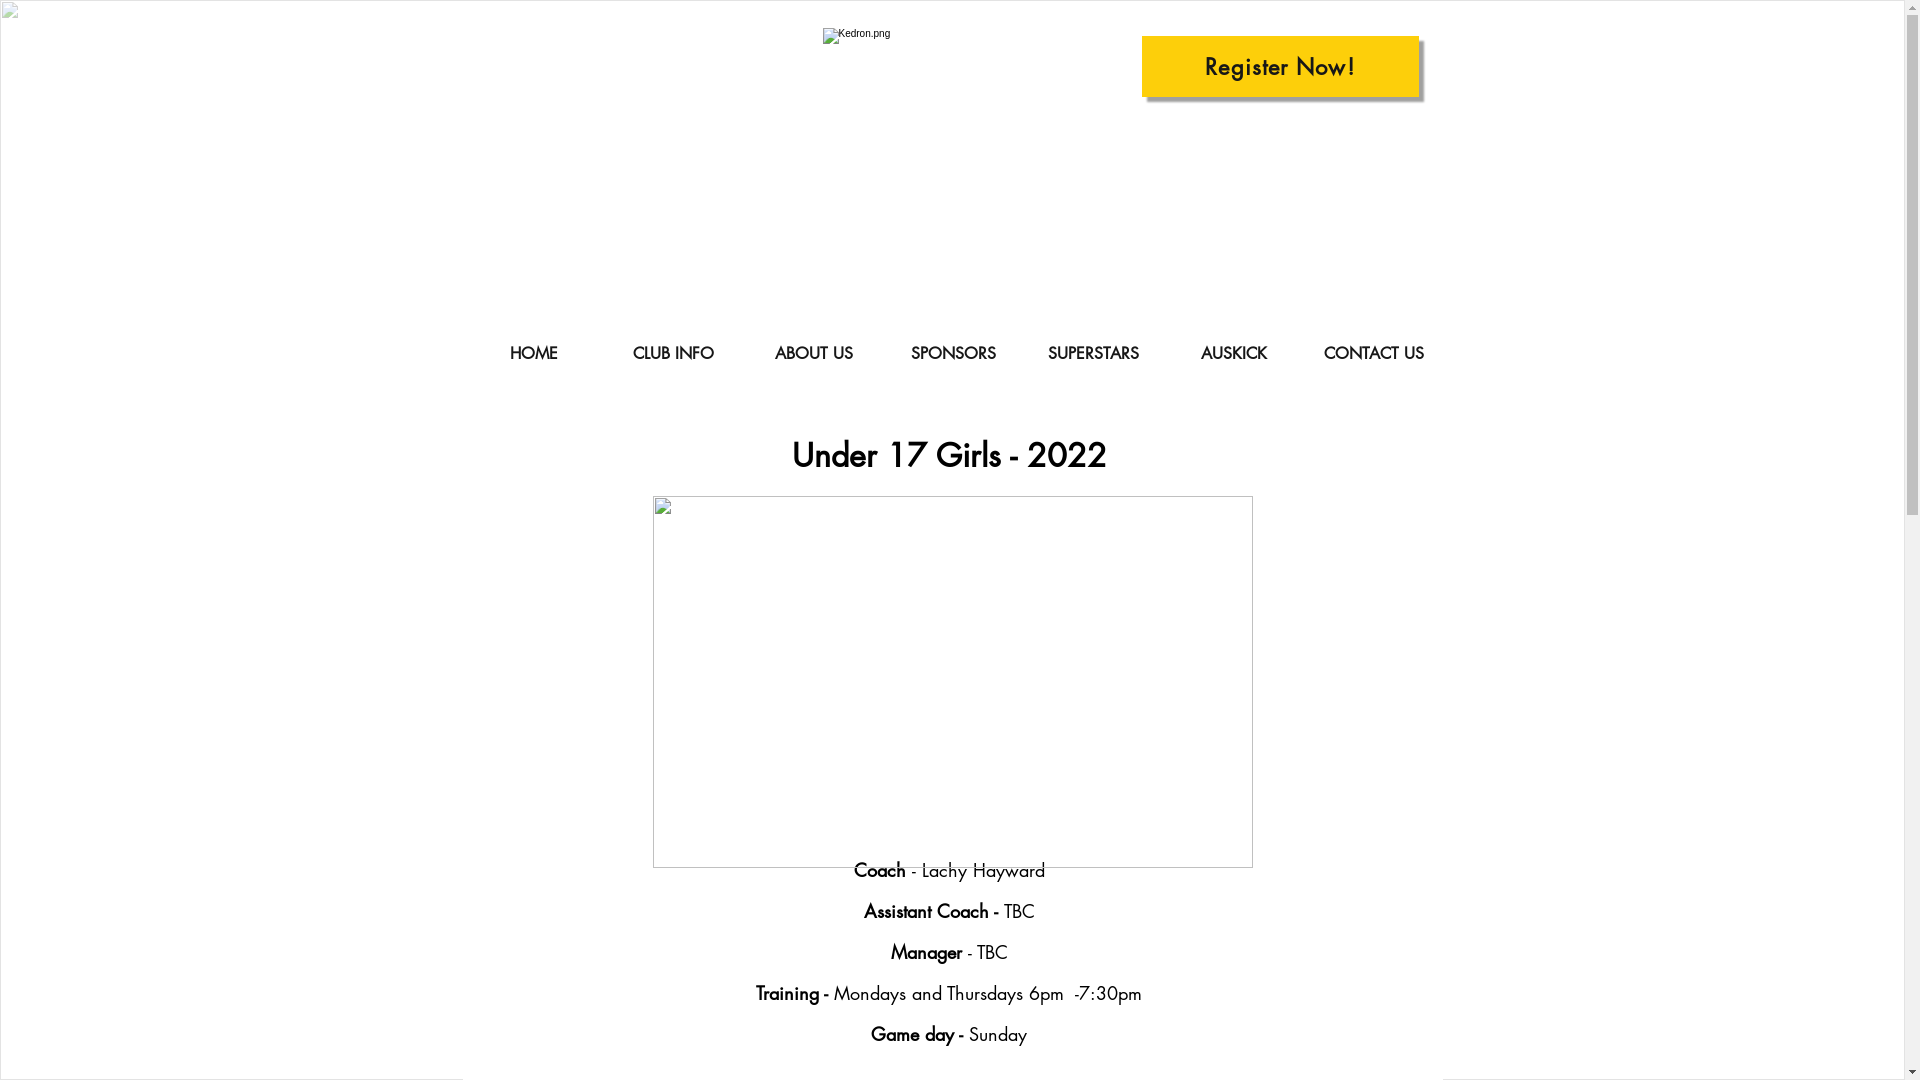 This screenshot has width=1920, height=1080. I want to click on 'AUSKICK', so click(1232, 353).